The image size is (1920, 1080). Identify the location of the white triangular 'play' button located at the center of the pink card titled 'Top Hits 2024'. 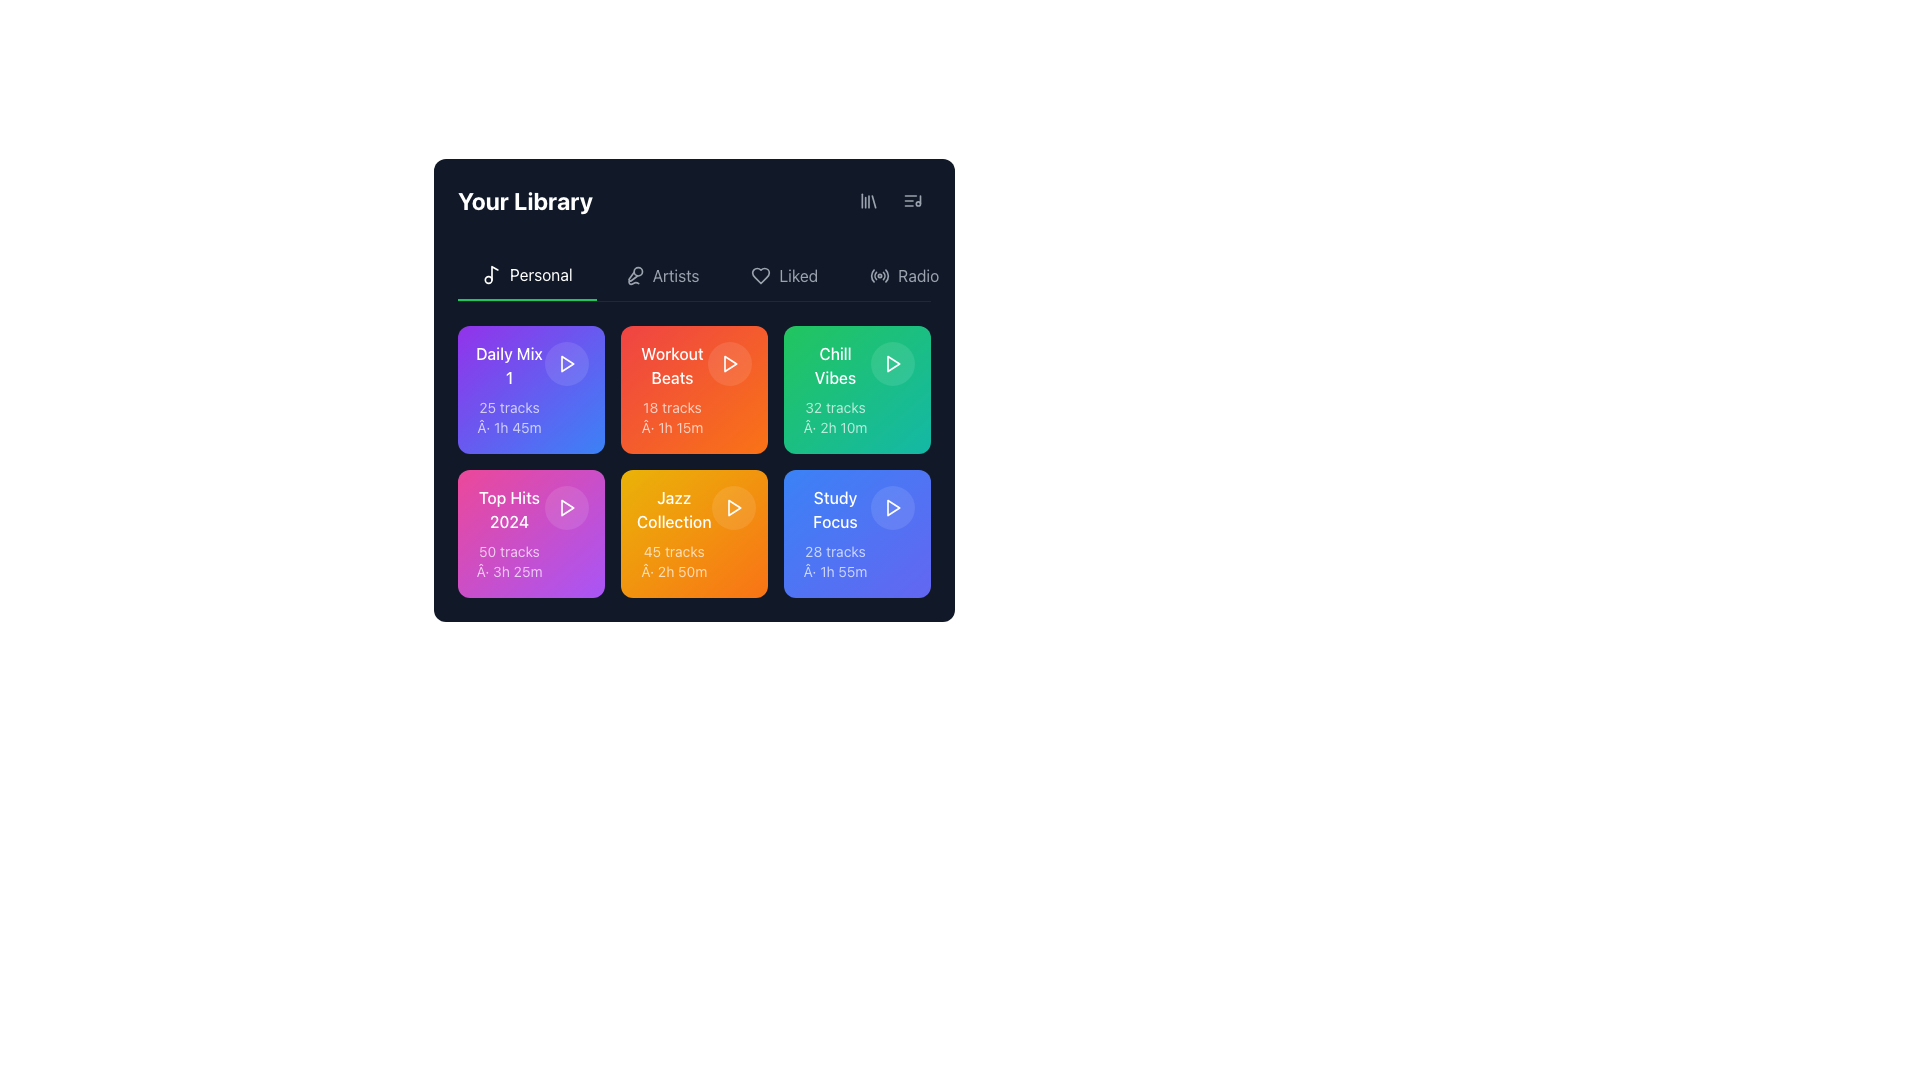
(565, 507).